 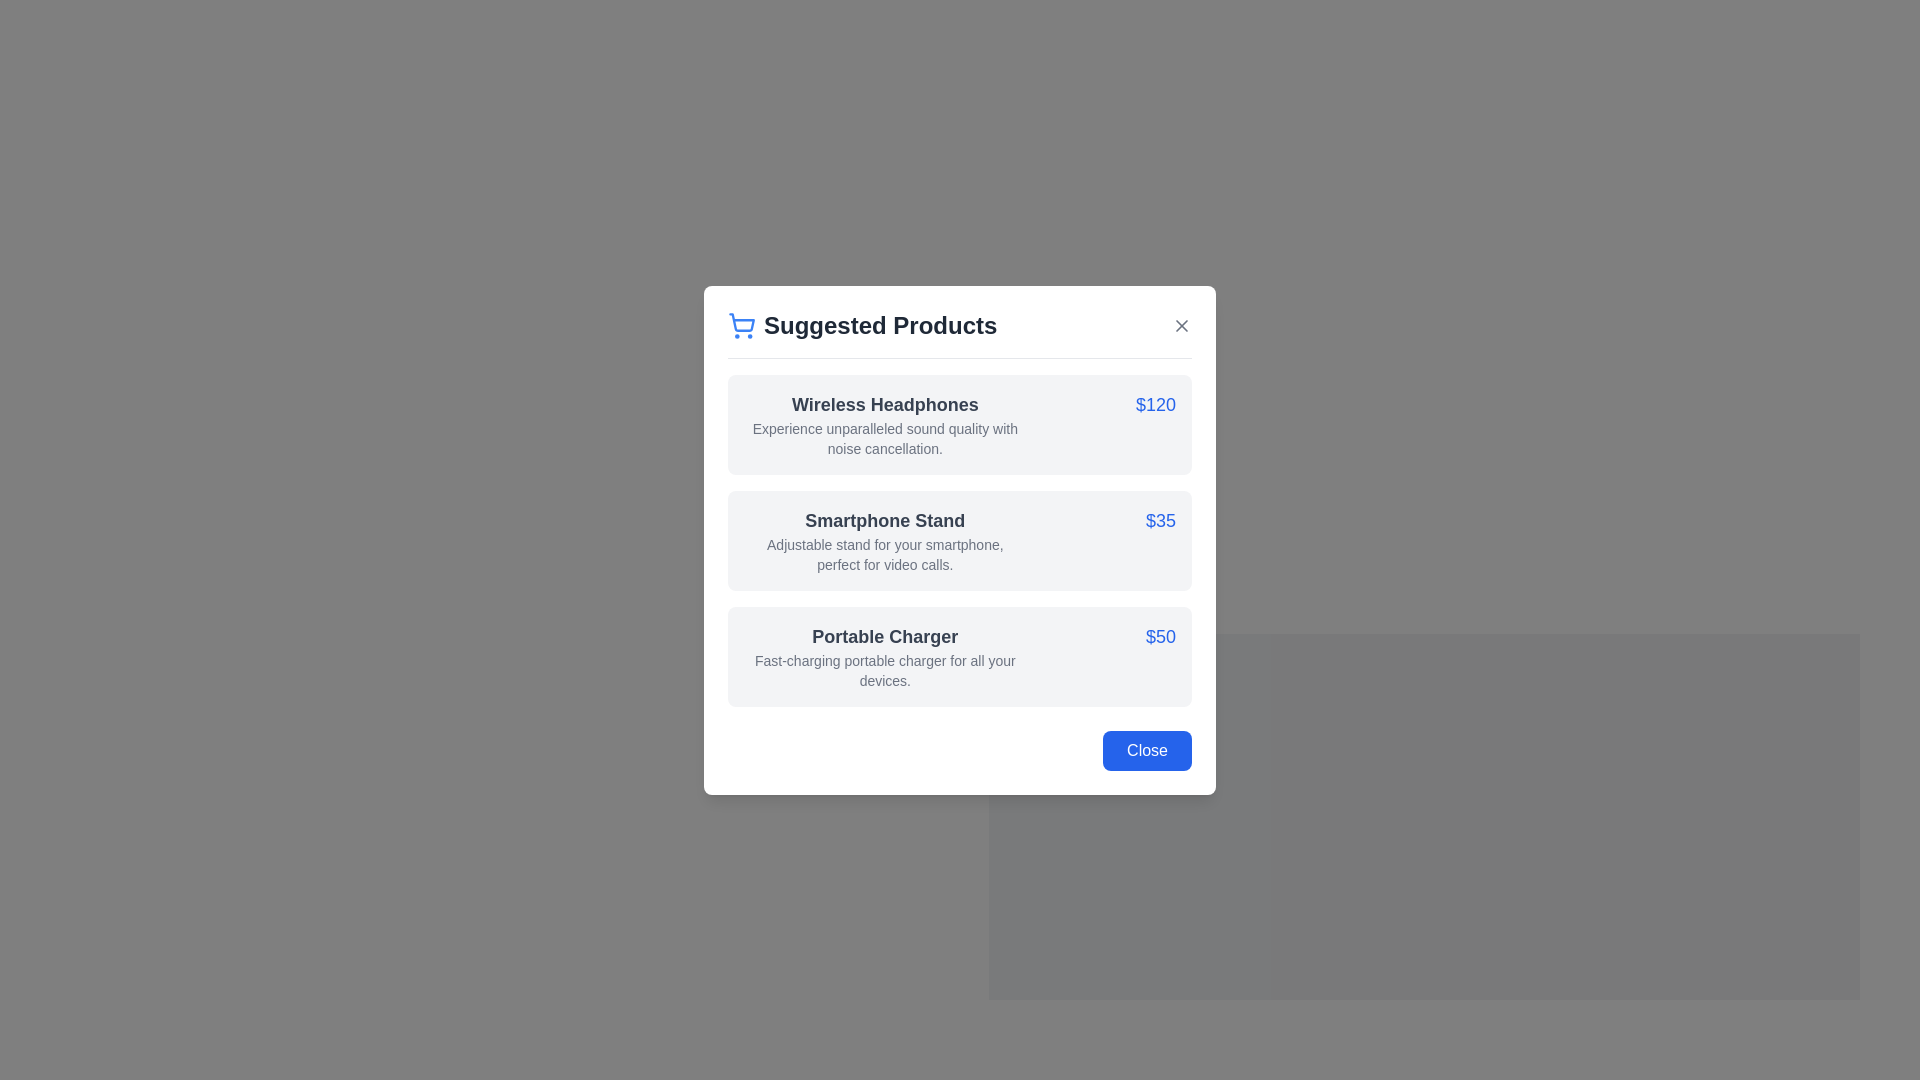 I want to click on the close icon in the top-right corner of the 'Suggested Products' panel, which is a 20x20 px SVG icon used to dismiss the panel, so click(x=1181, y=324).